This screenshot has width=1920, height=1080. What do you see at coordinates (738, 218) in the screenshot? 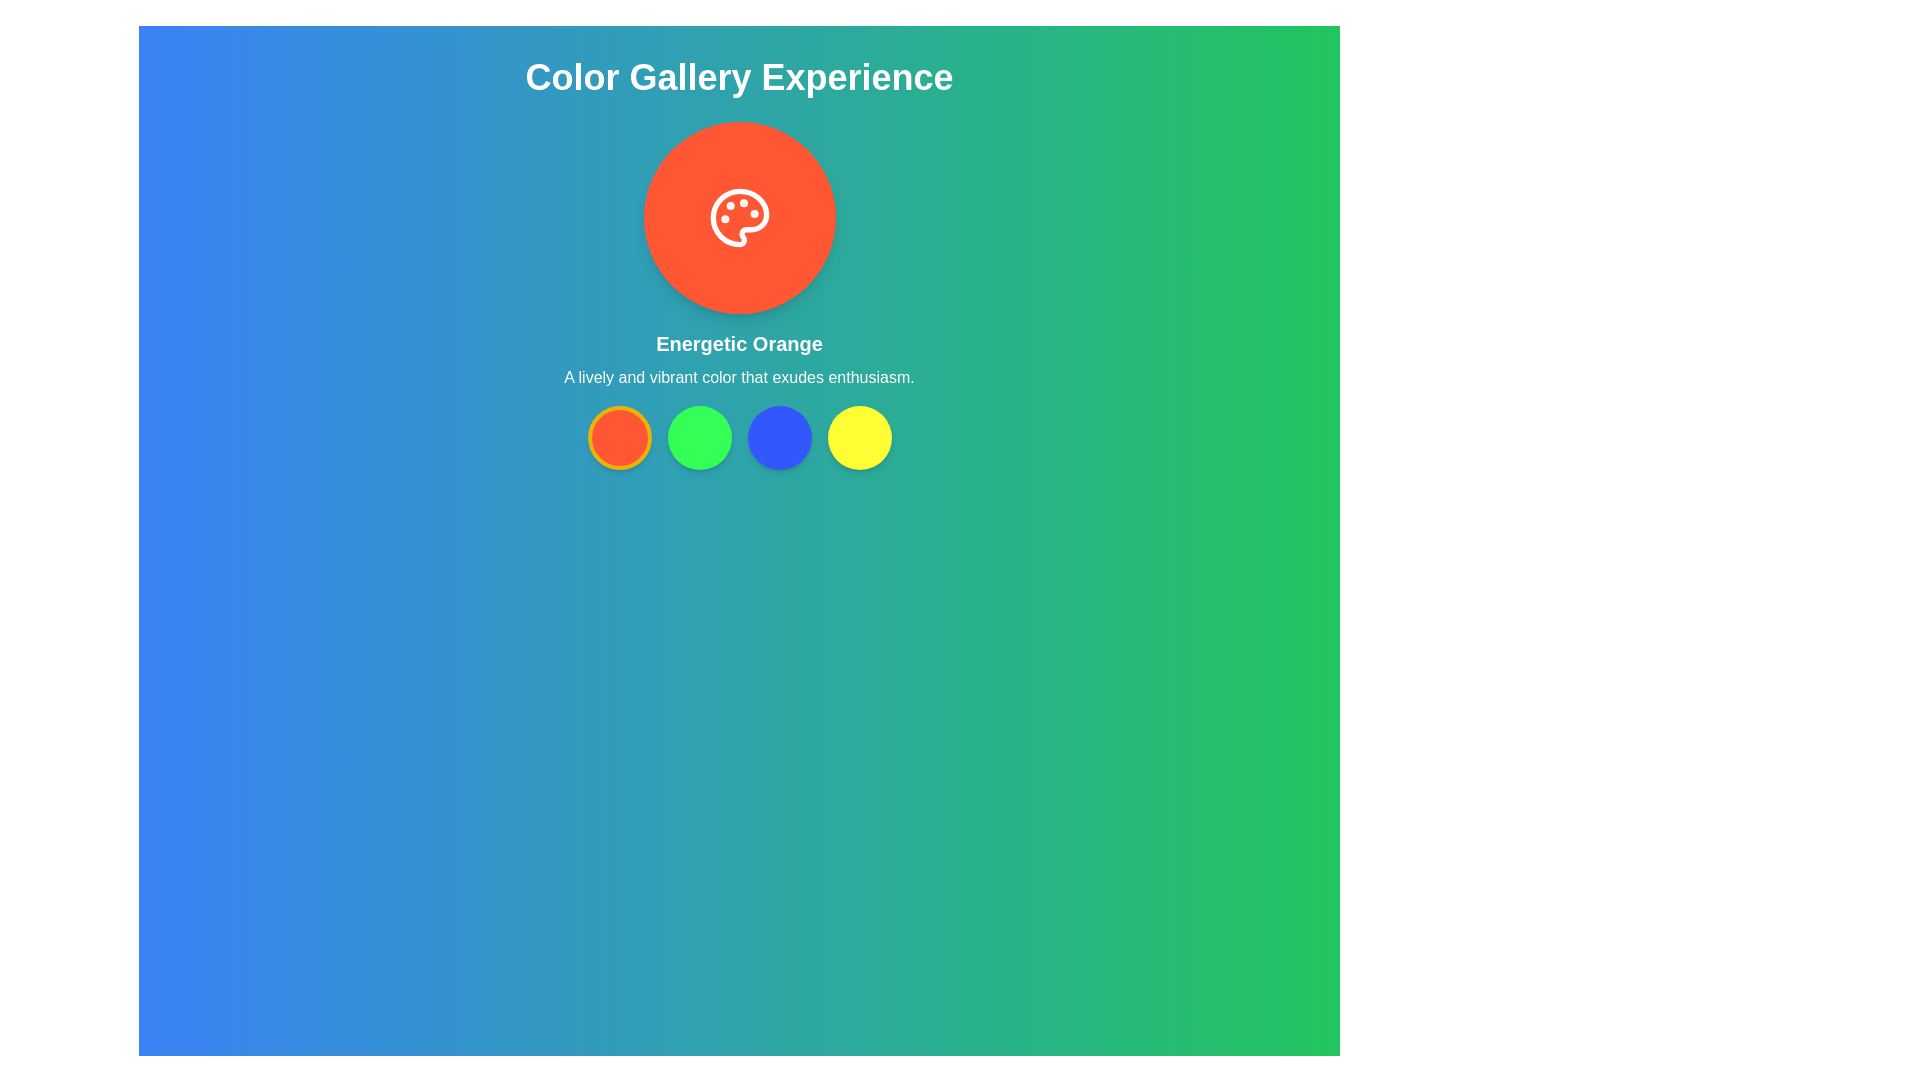
I see `the icon located centrally within a circular orange area, which serves as a visual representation for a painting tool or color palette selection` at bounding box center [738, 218].